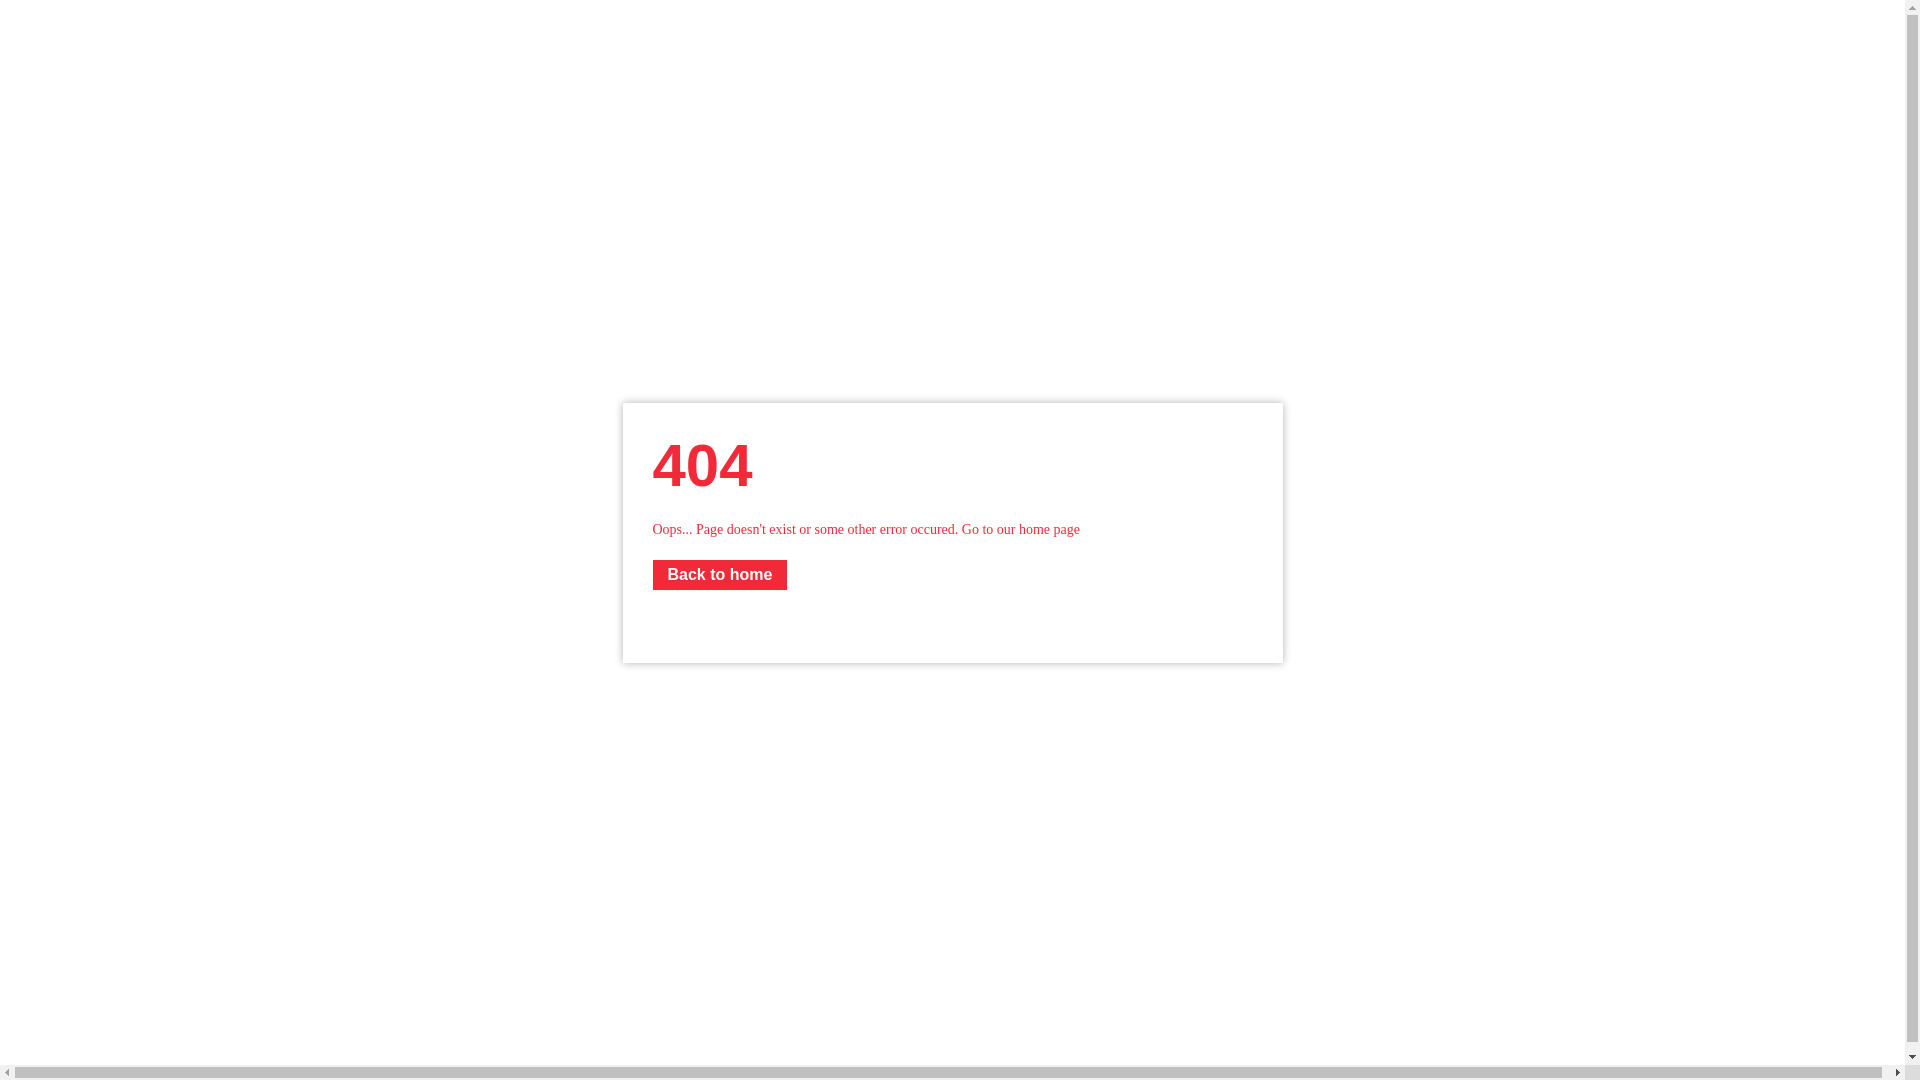 Image resolution: width=1920 pixels, height=1080 pixels. I want to click on 'Back to home', so click(719, 574).